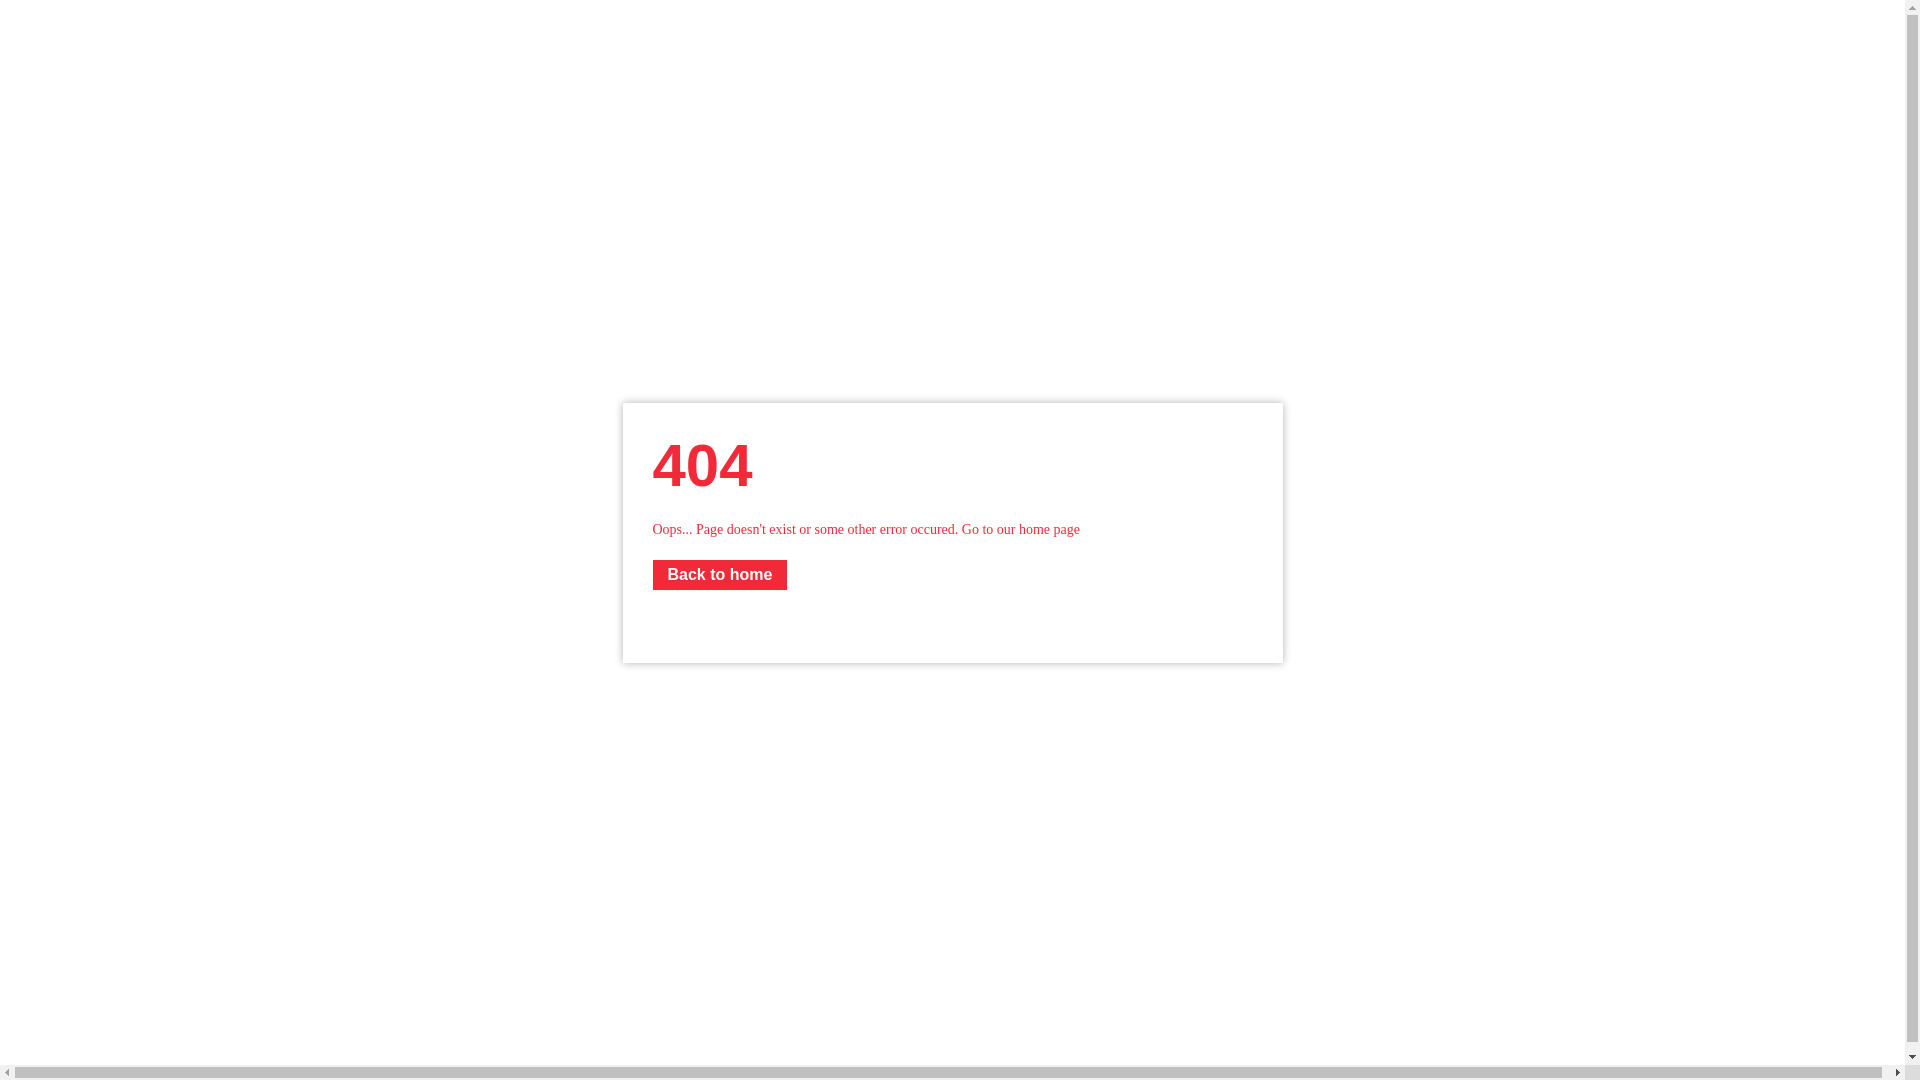 Image resolution: width=1920 pixels, height=1080 pixels. I want to click on 'Back to home', so click(719, 574).